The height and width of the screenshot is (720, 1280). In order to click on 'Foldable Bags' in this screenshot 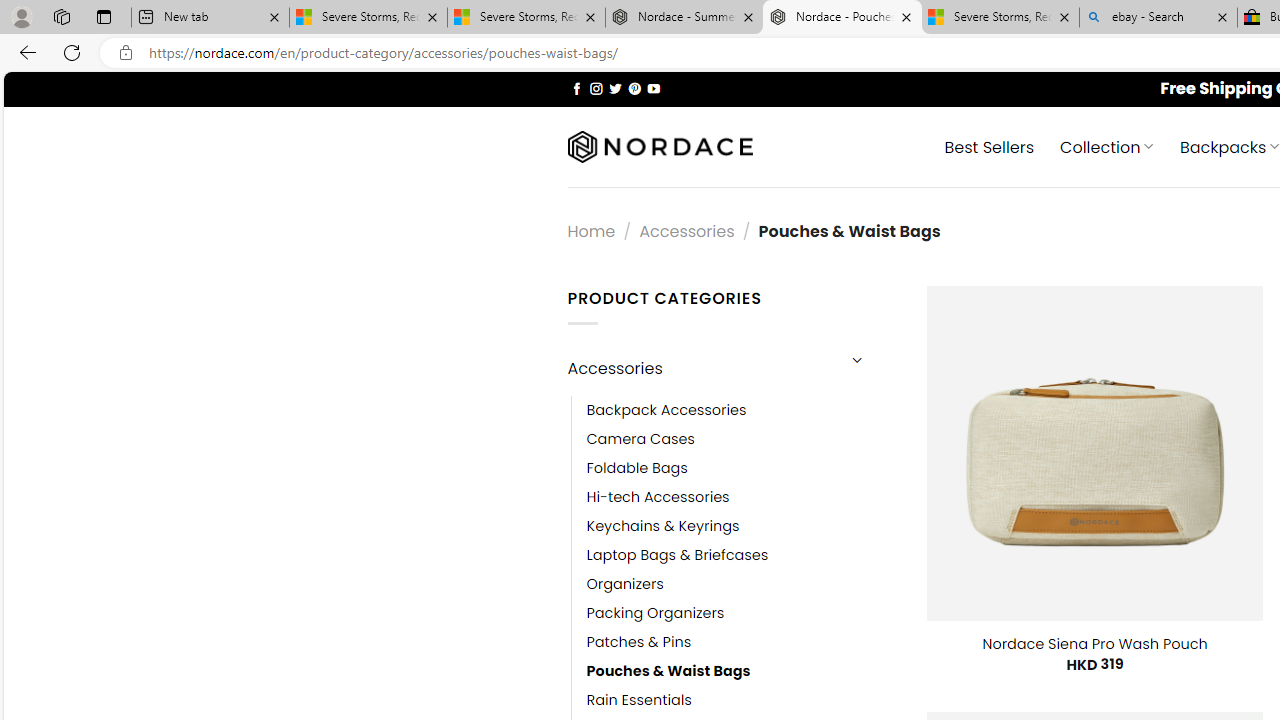, I will do `click(636, 468)`.